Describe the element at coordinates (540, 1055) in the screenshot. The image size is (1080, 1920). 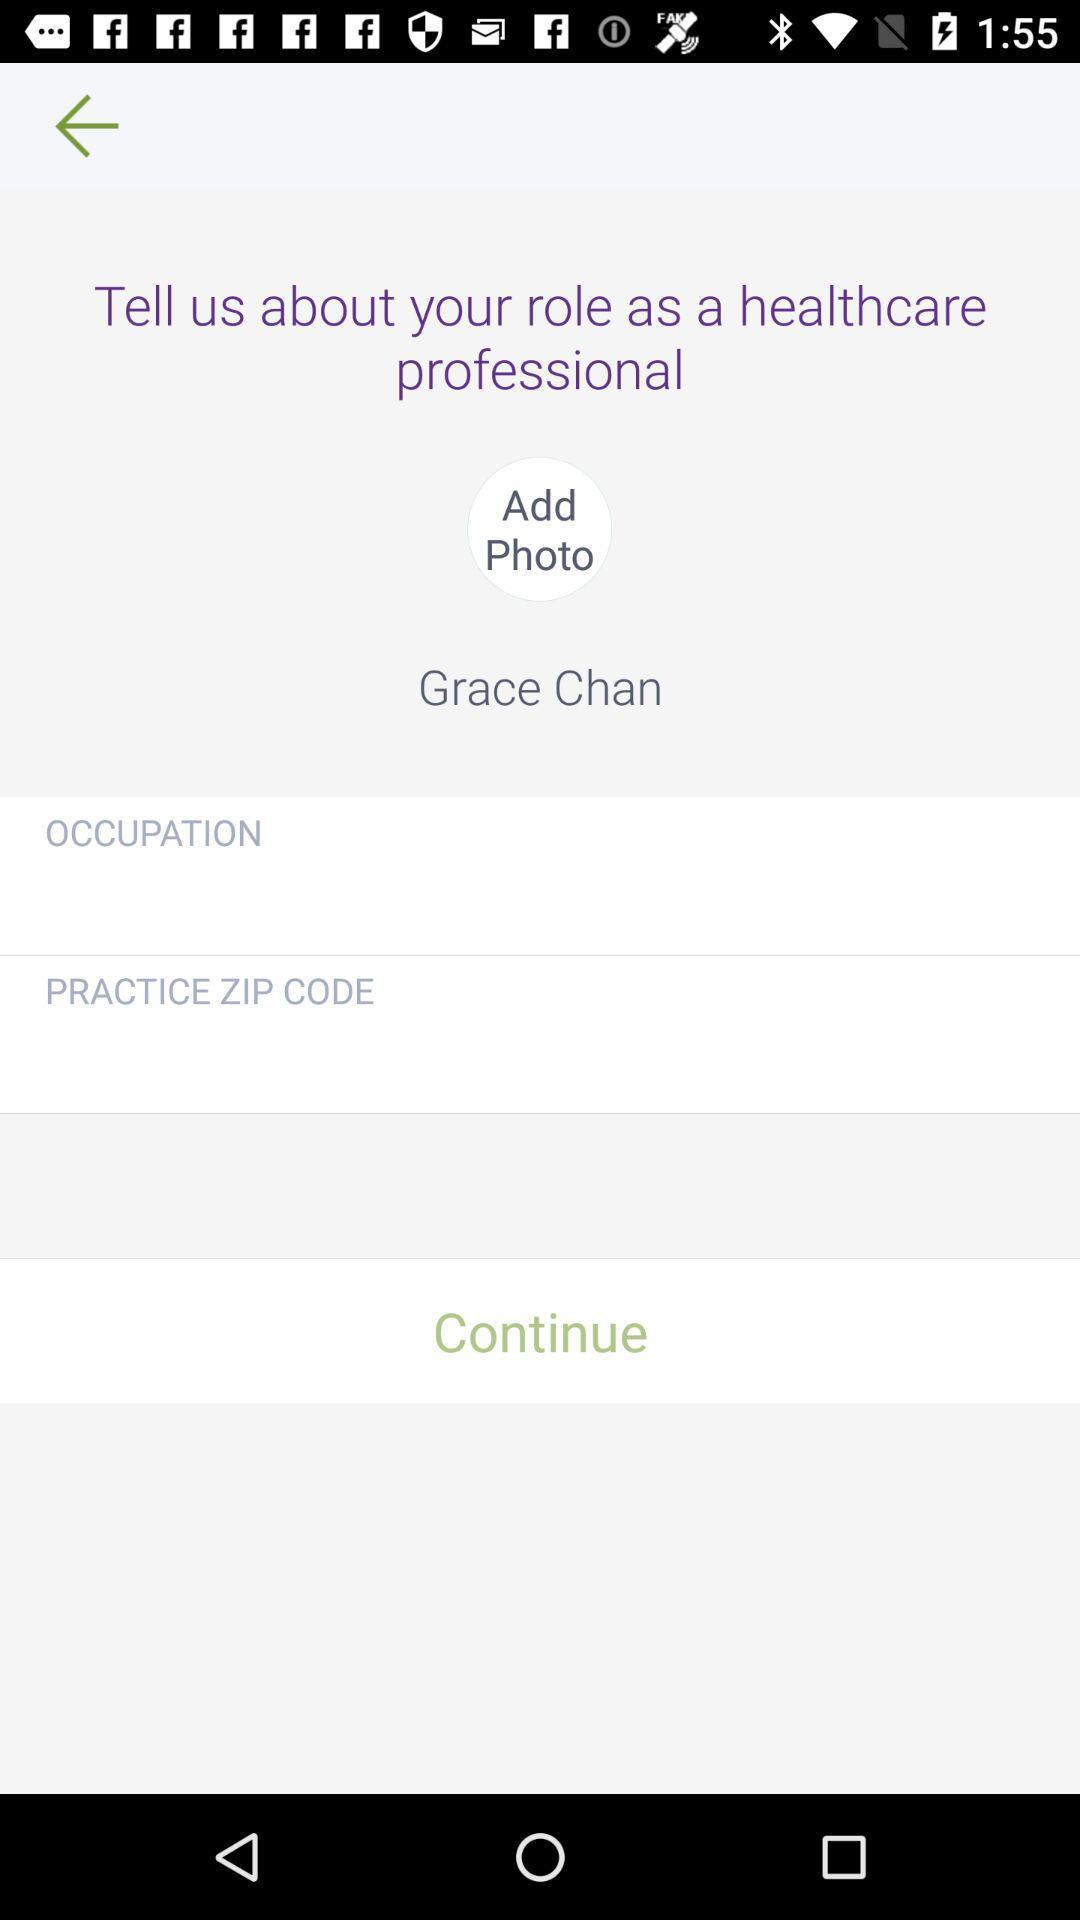
I see `zip code` at that location.